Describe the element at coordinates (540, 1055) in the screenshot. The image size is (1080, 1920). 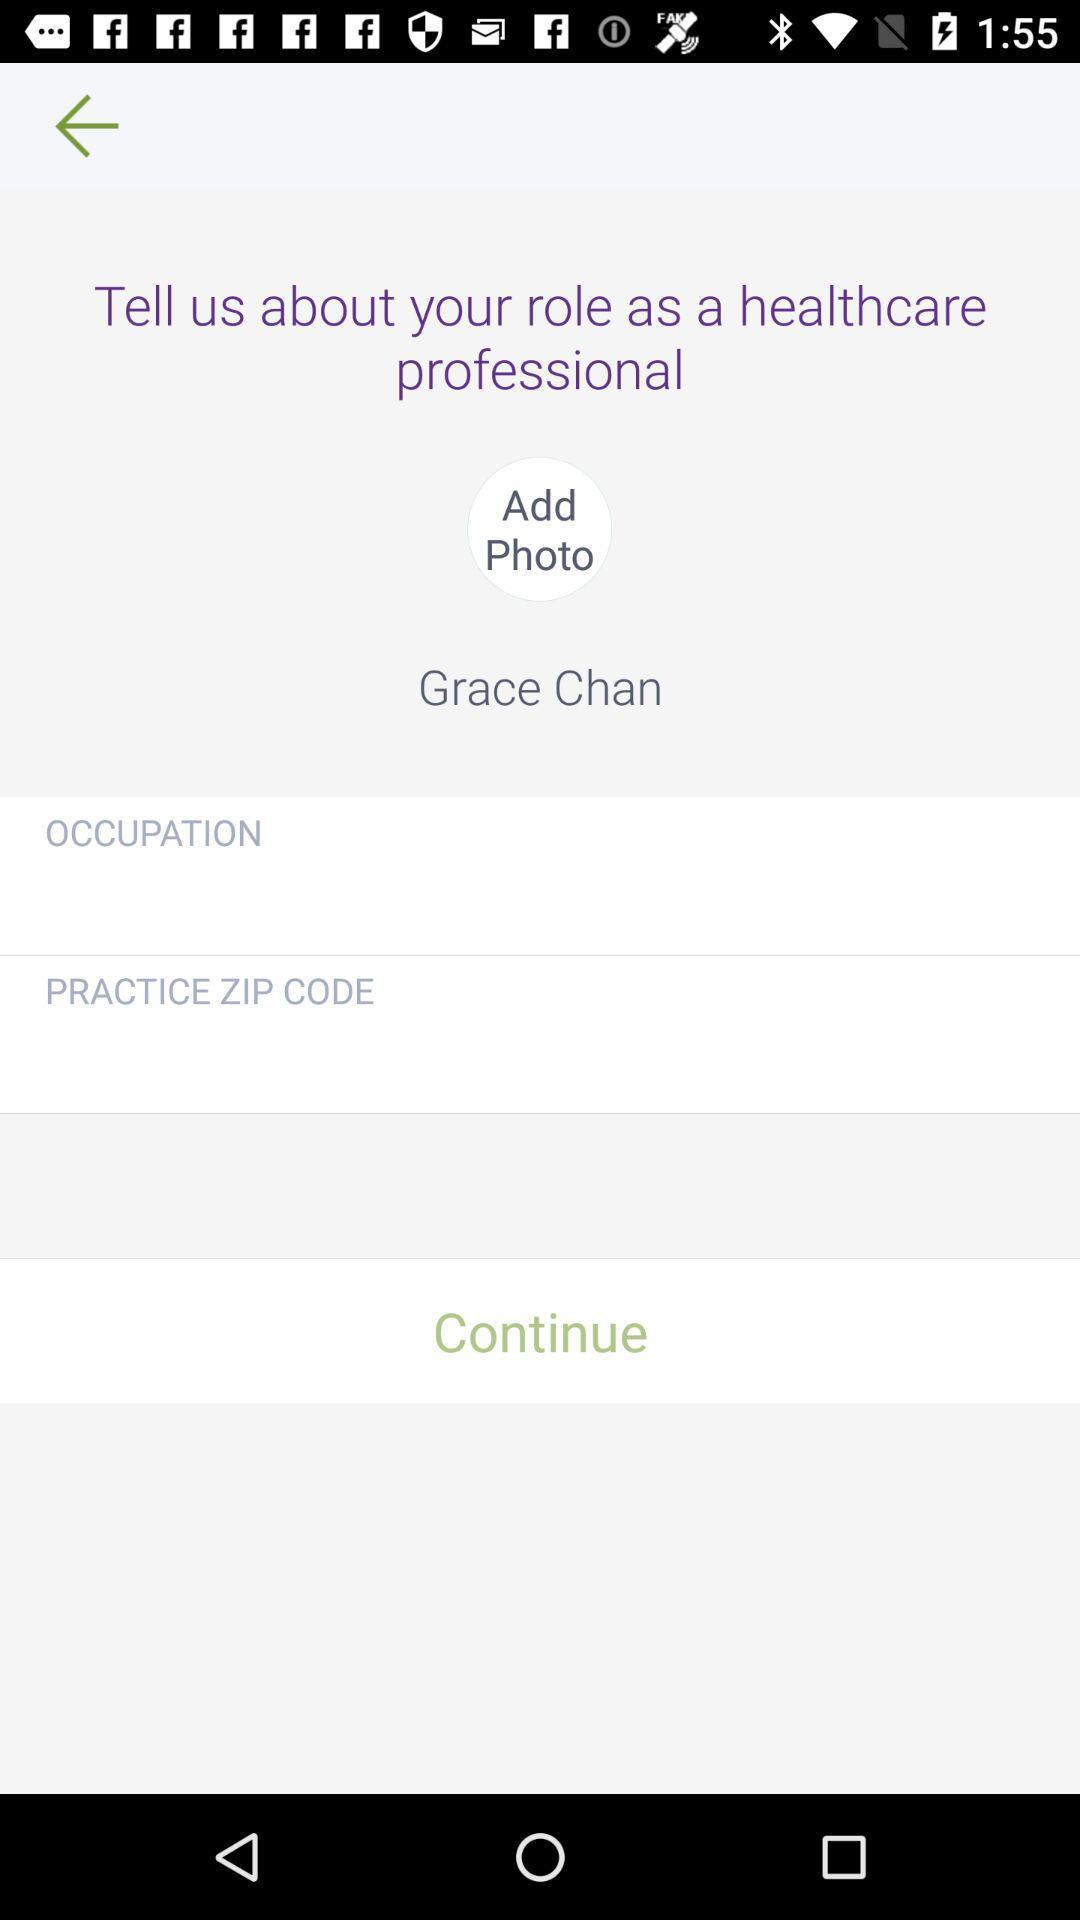
I see `zip code` at that location.